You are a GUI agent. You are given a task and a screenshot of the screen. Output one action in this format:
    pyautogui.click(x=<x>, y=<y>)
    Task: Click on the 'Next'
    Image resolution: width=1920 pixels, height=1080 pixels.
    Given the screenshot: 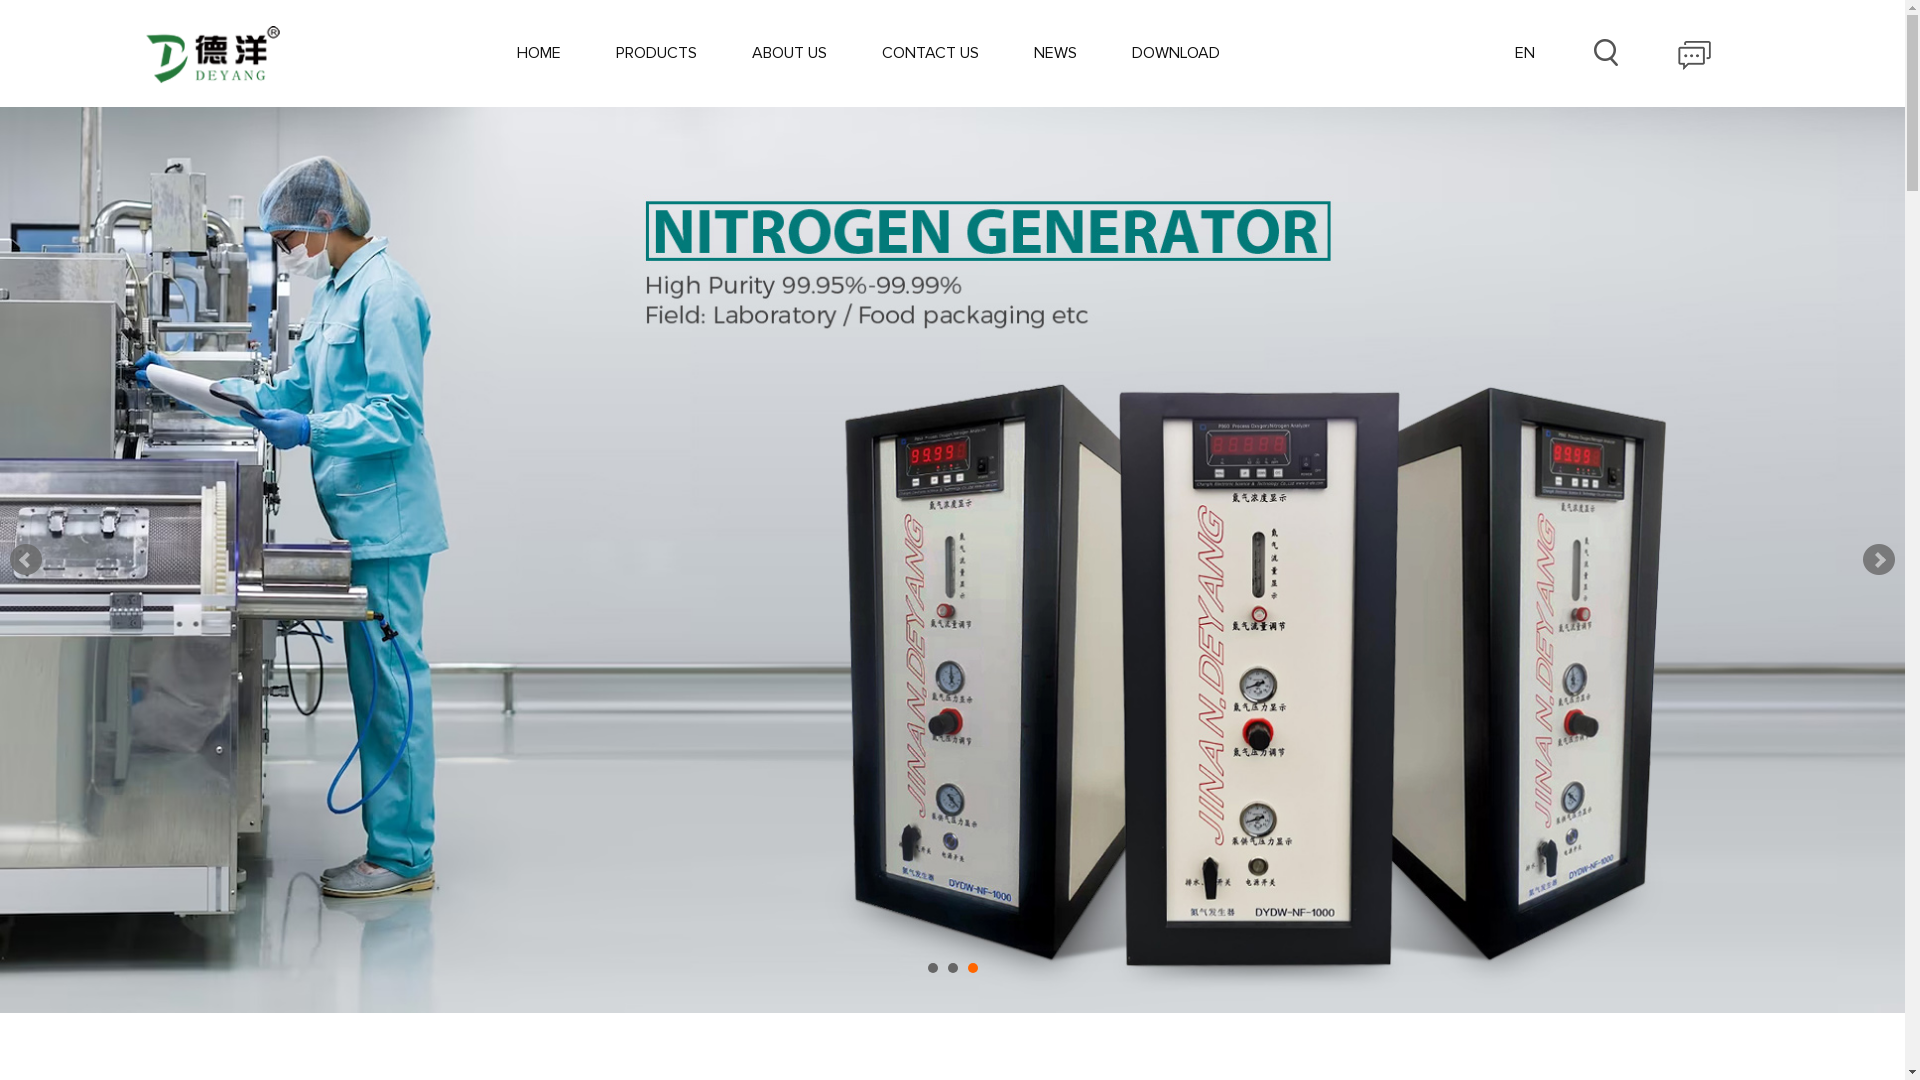 What is the action you would take?
    pyautogui.click(x=1877, y=559)
    